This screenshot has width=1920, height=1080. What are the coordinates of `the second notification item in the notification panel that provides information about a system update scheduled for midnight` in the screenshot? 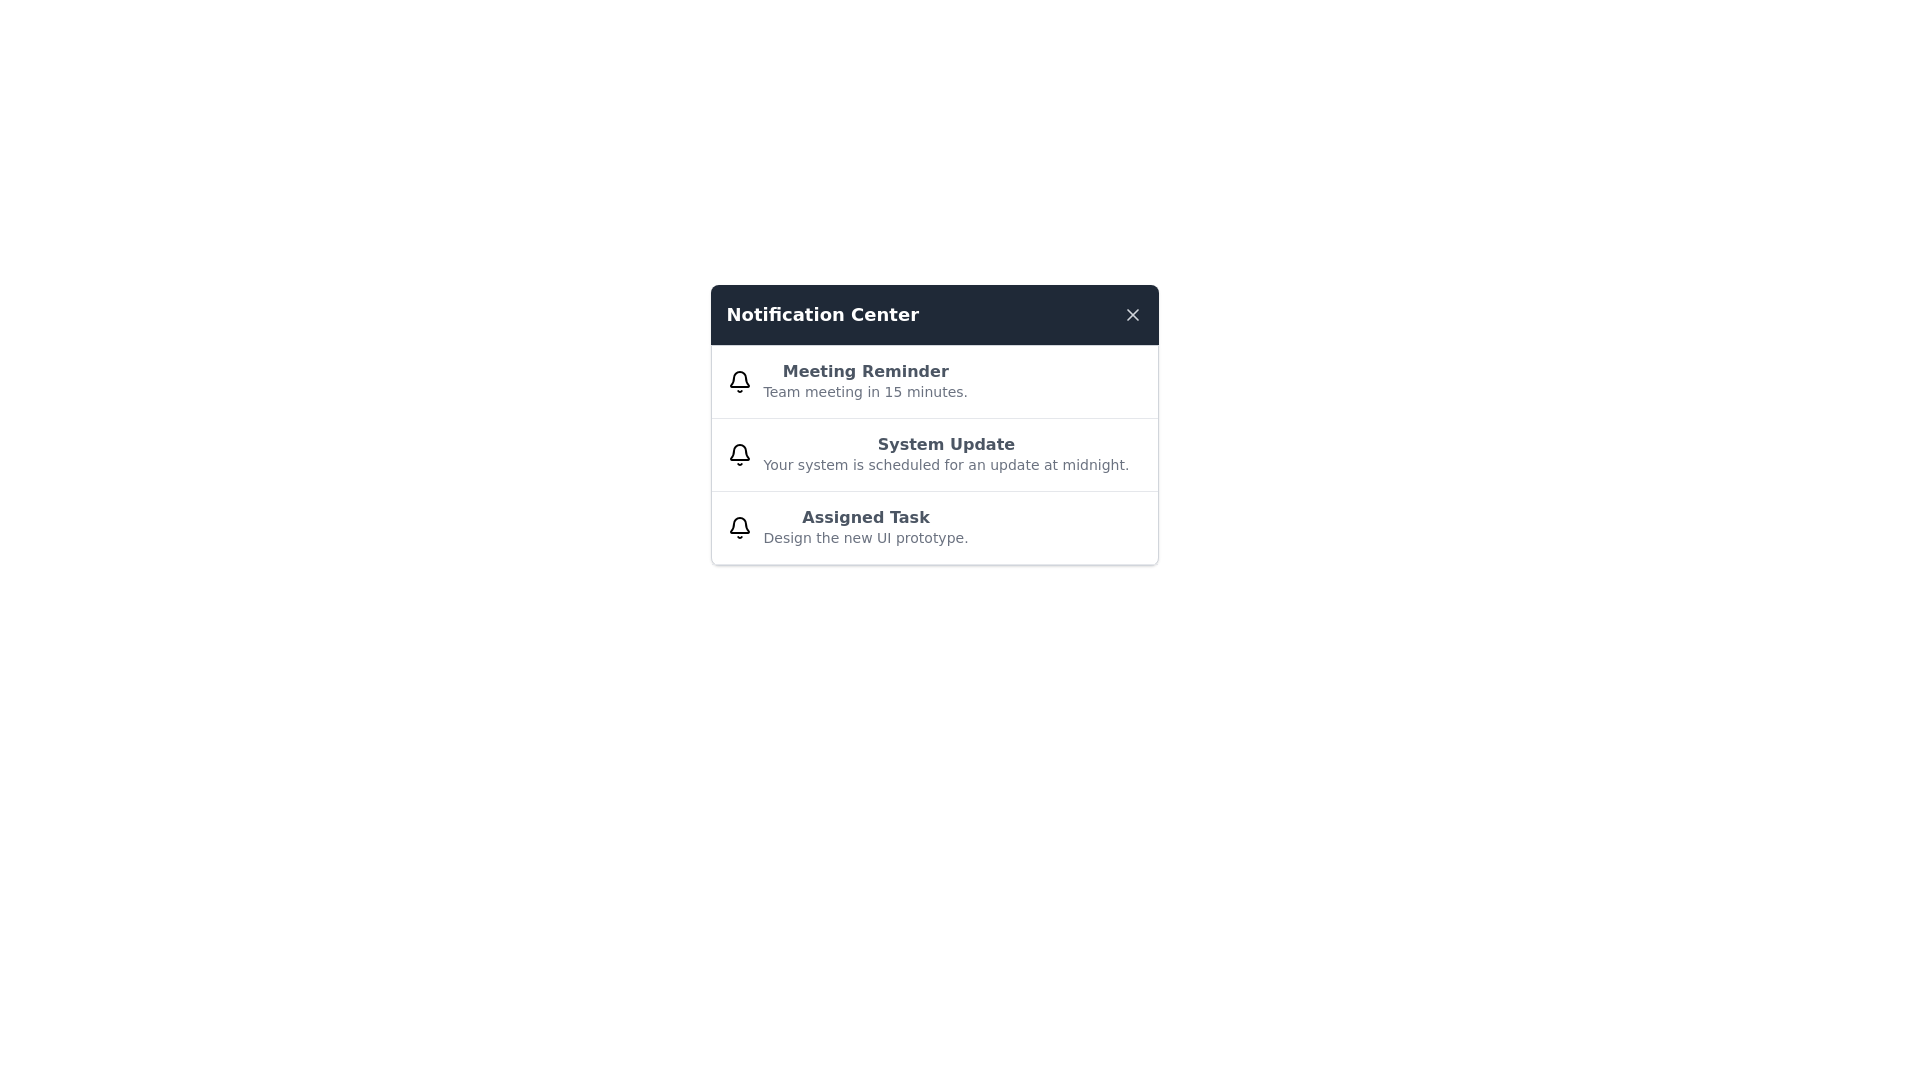 It's located at (945, 455).